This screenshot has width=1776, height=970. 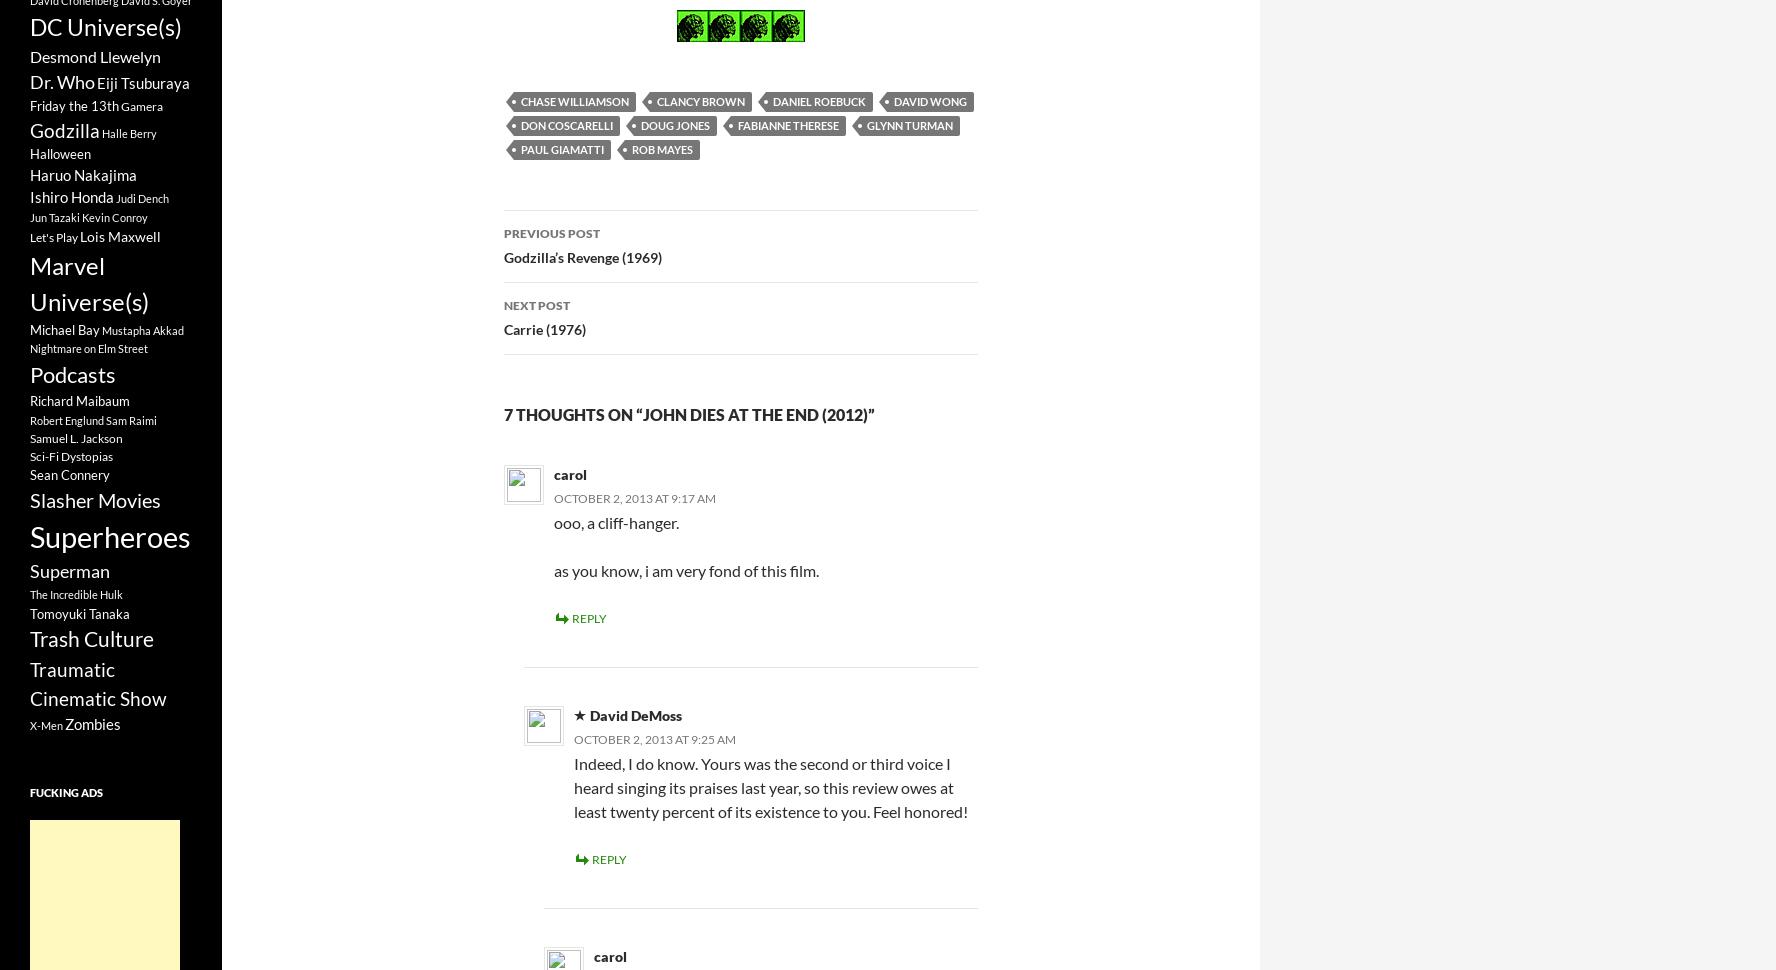 I want to click on 'David DeMoss', so click(x=634, y=714).